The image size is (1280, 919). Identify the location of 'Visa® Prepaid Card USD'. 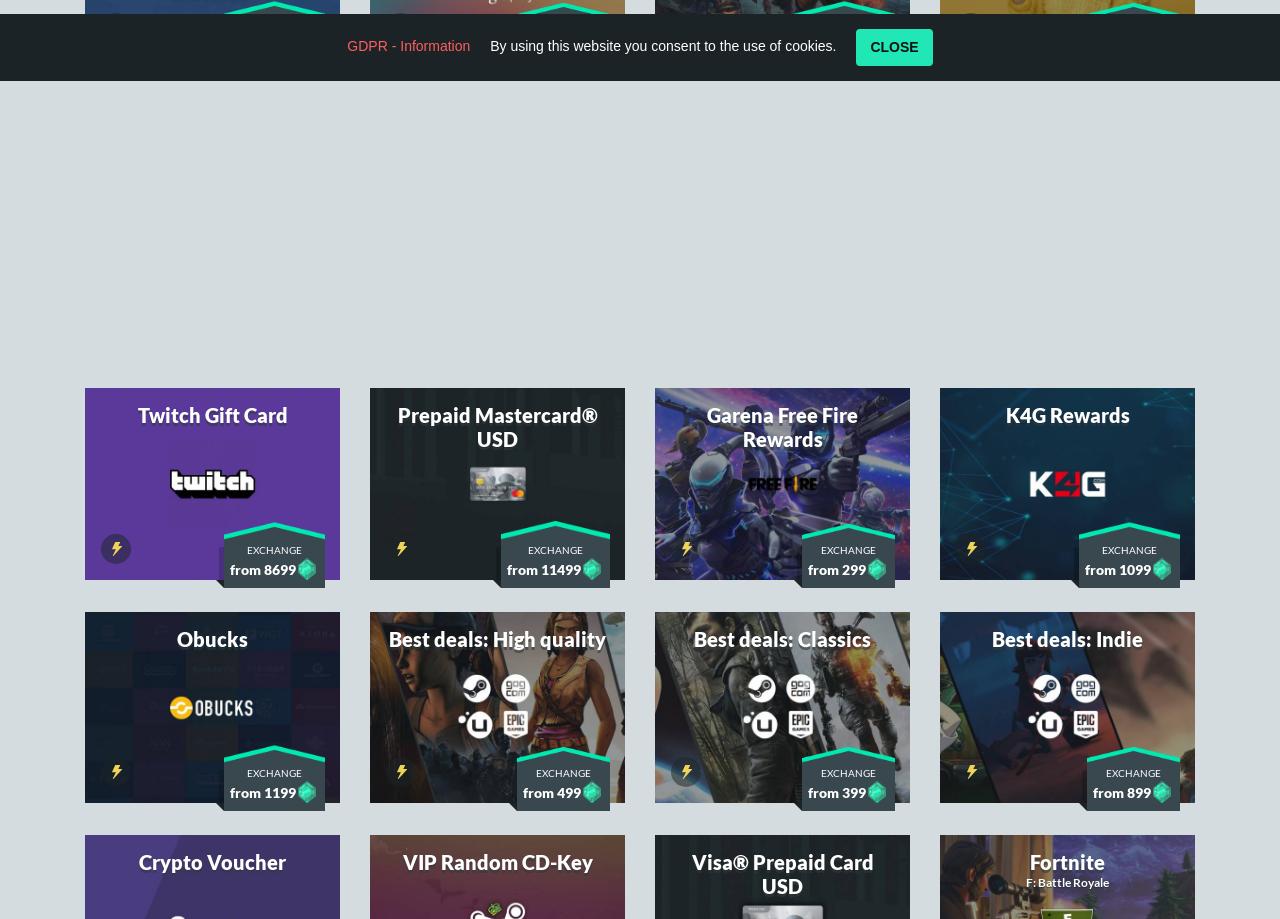
(780, 609).